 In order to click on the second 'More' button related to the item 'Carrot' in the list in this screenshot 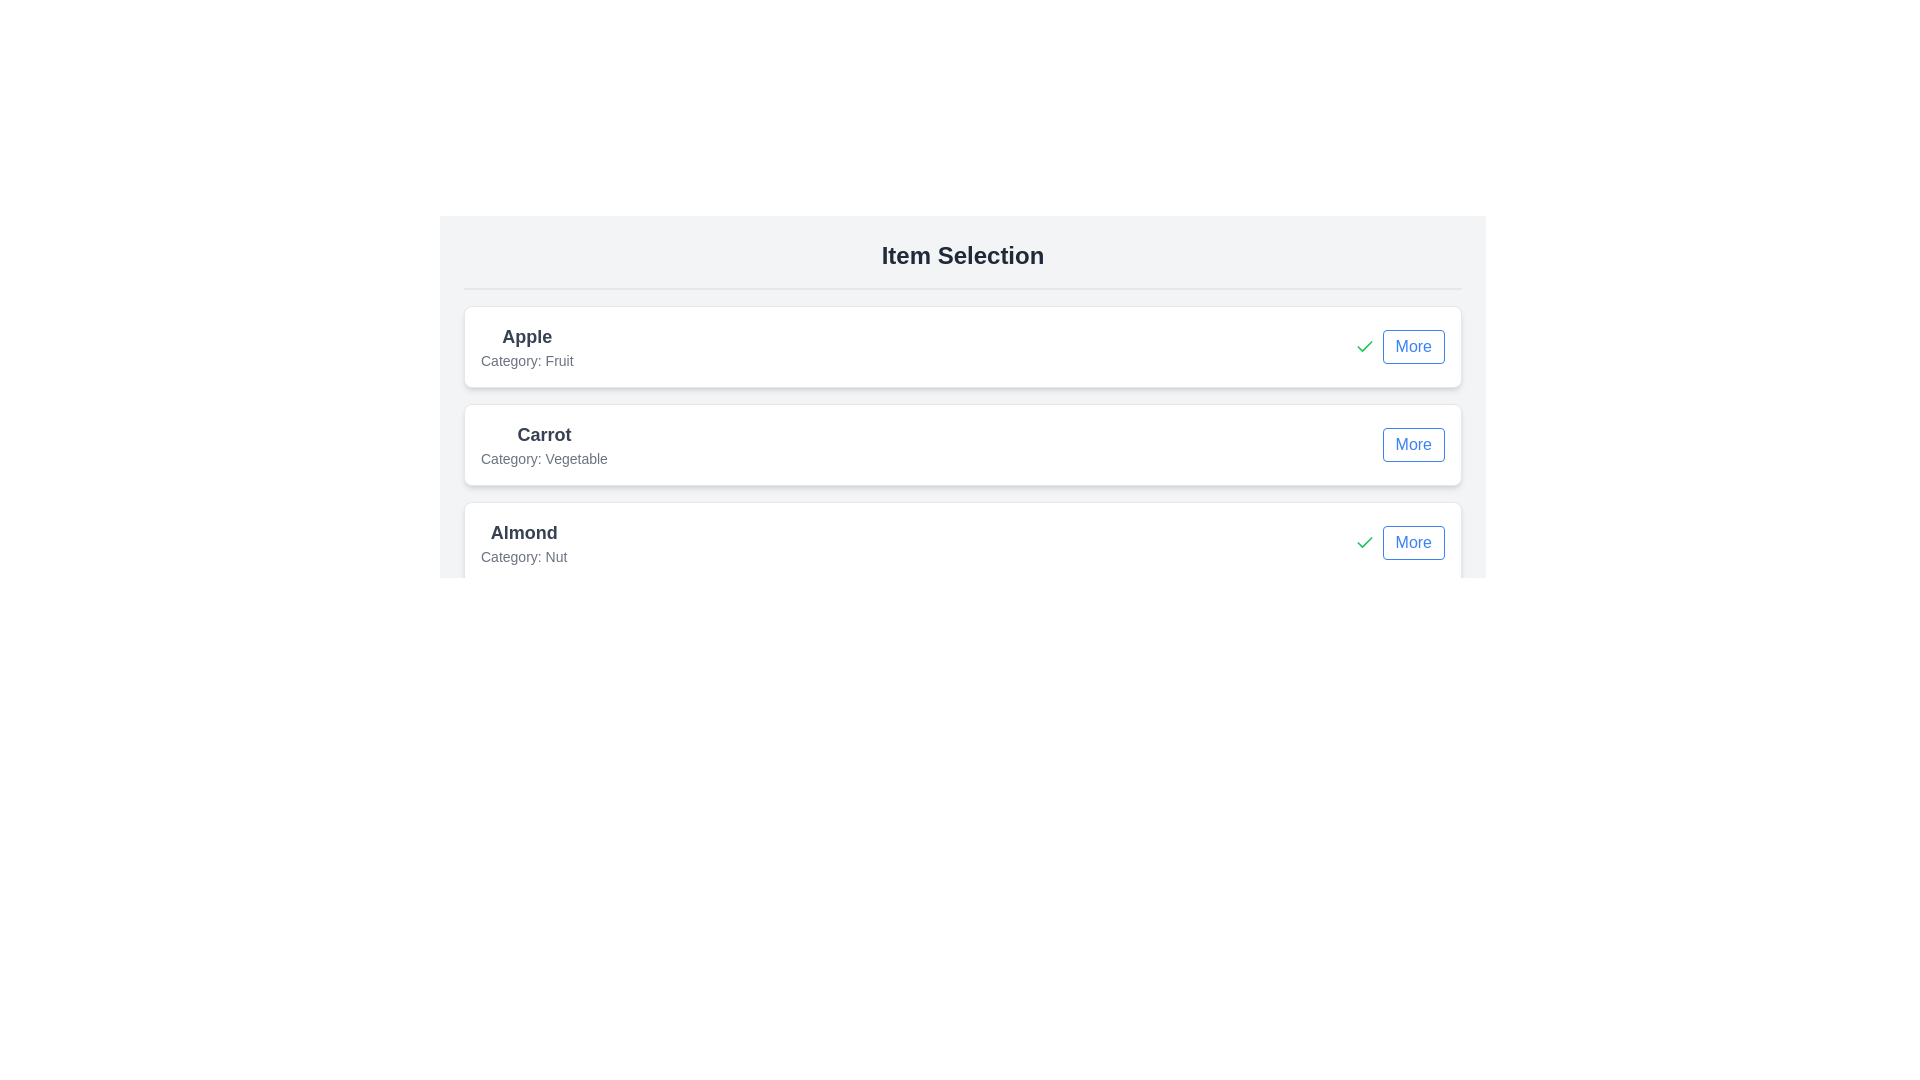, I will do `click(1412, 443)`.